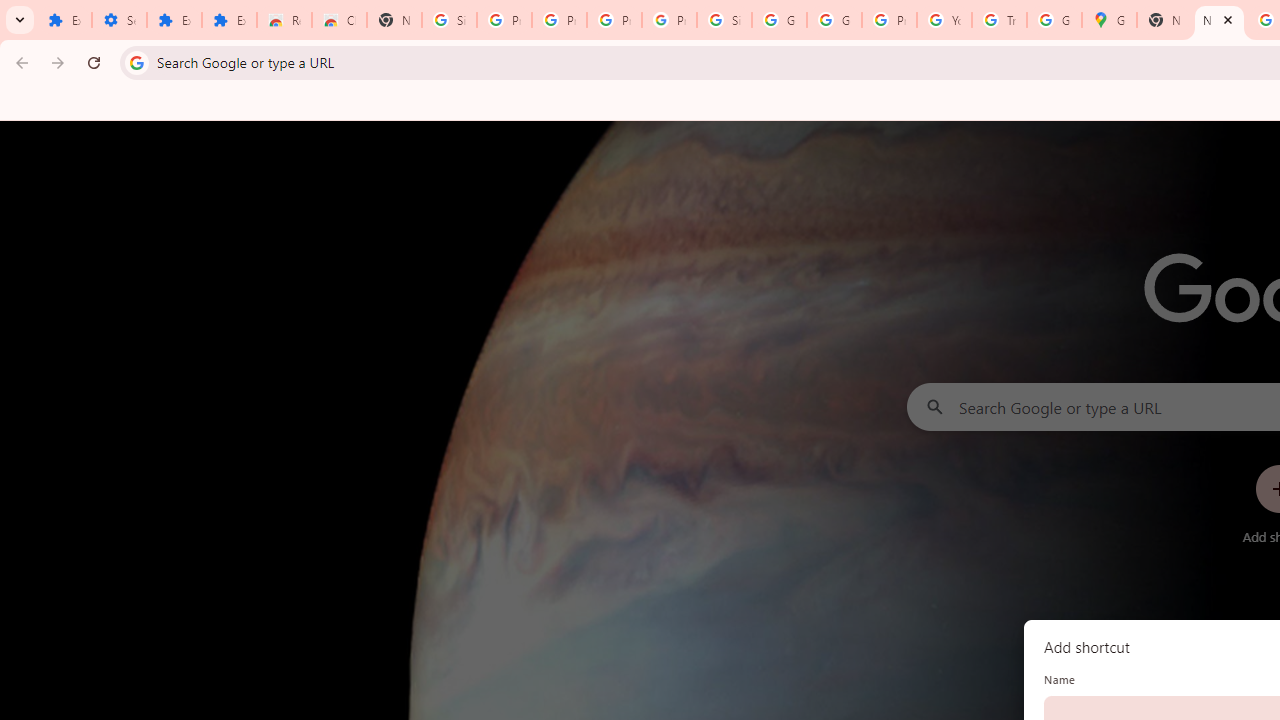 This screenshot has height=720, width=1280. Describe the element at coordinates (1108, 20) in the screenshot. I see `'Google Maps'` at that location.